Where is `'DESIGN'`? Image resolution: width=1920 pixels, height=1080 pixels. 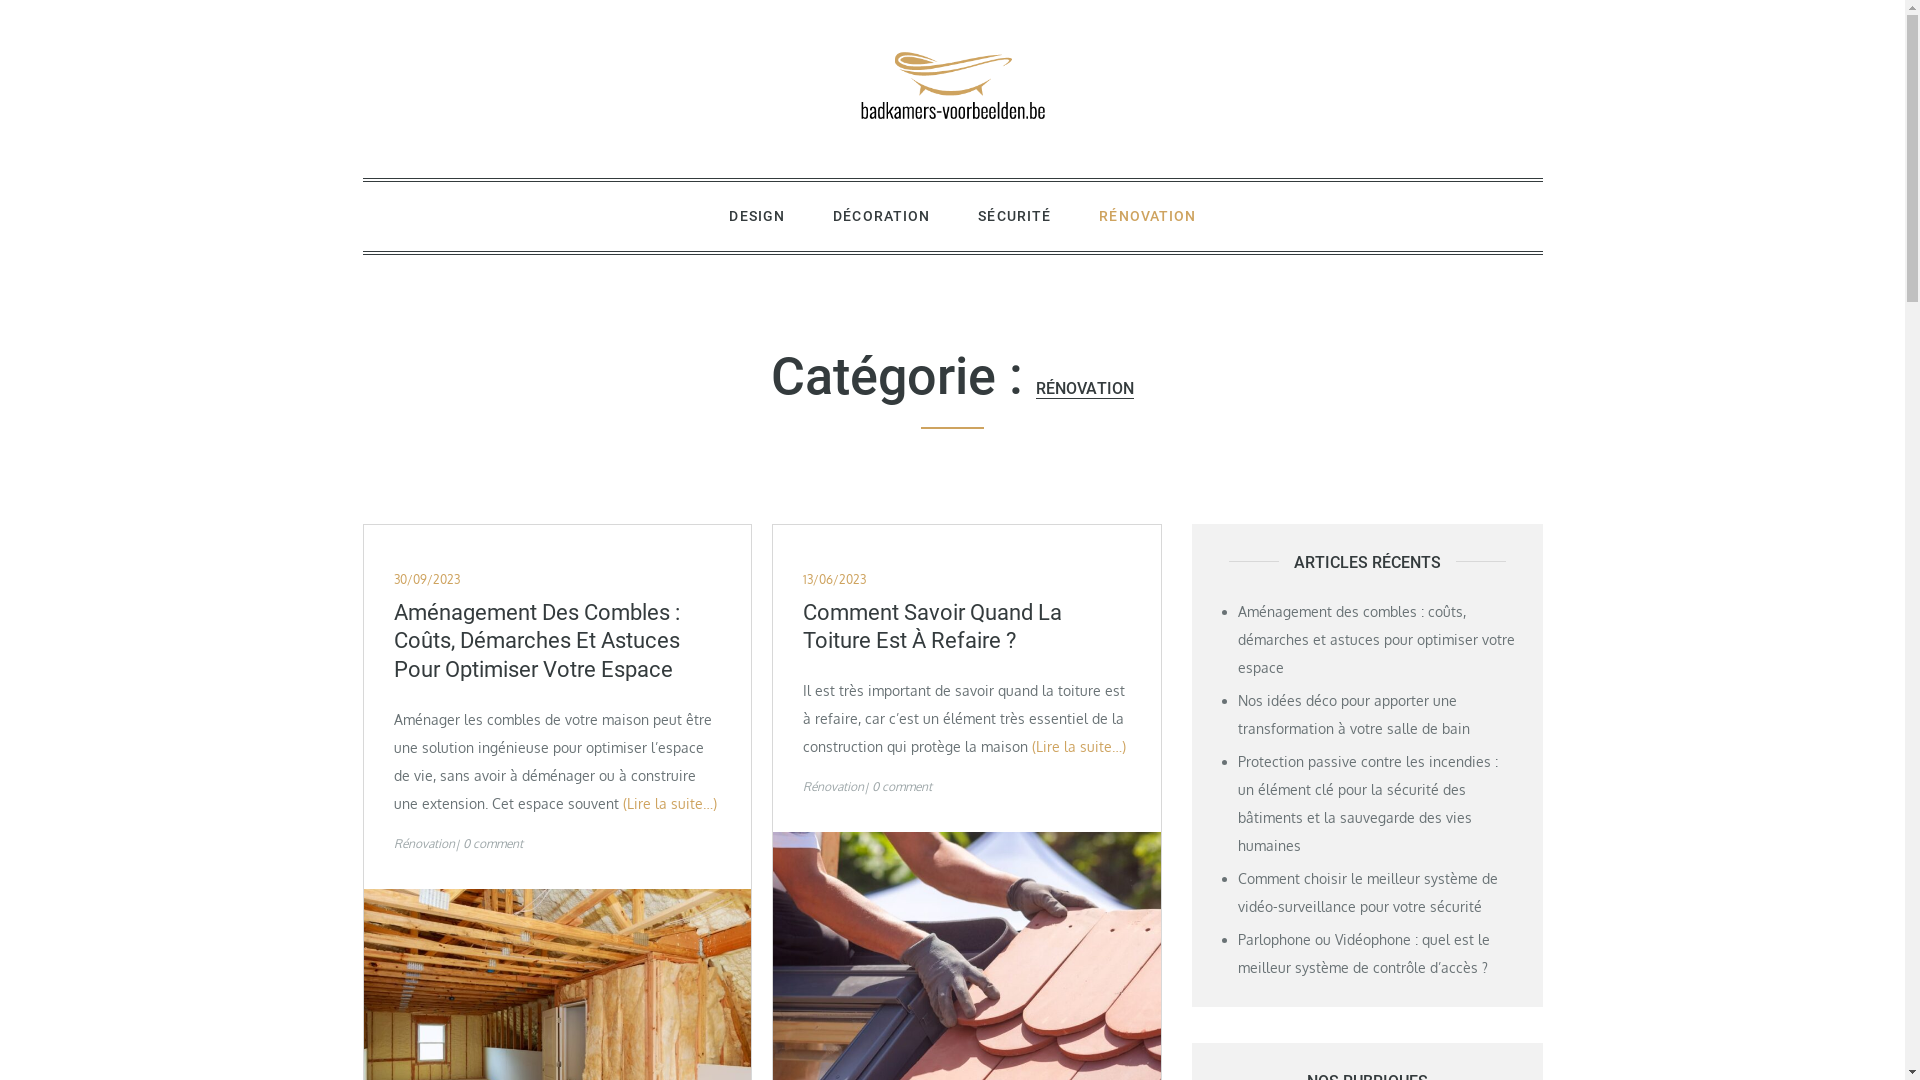 'DESIGN' is located at coordinates (756, 216).